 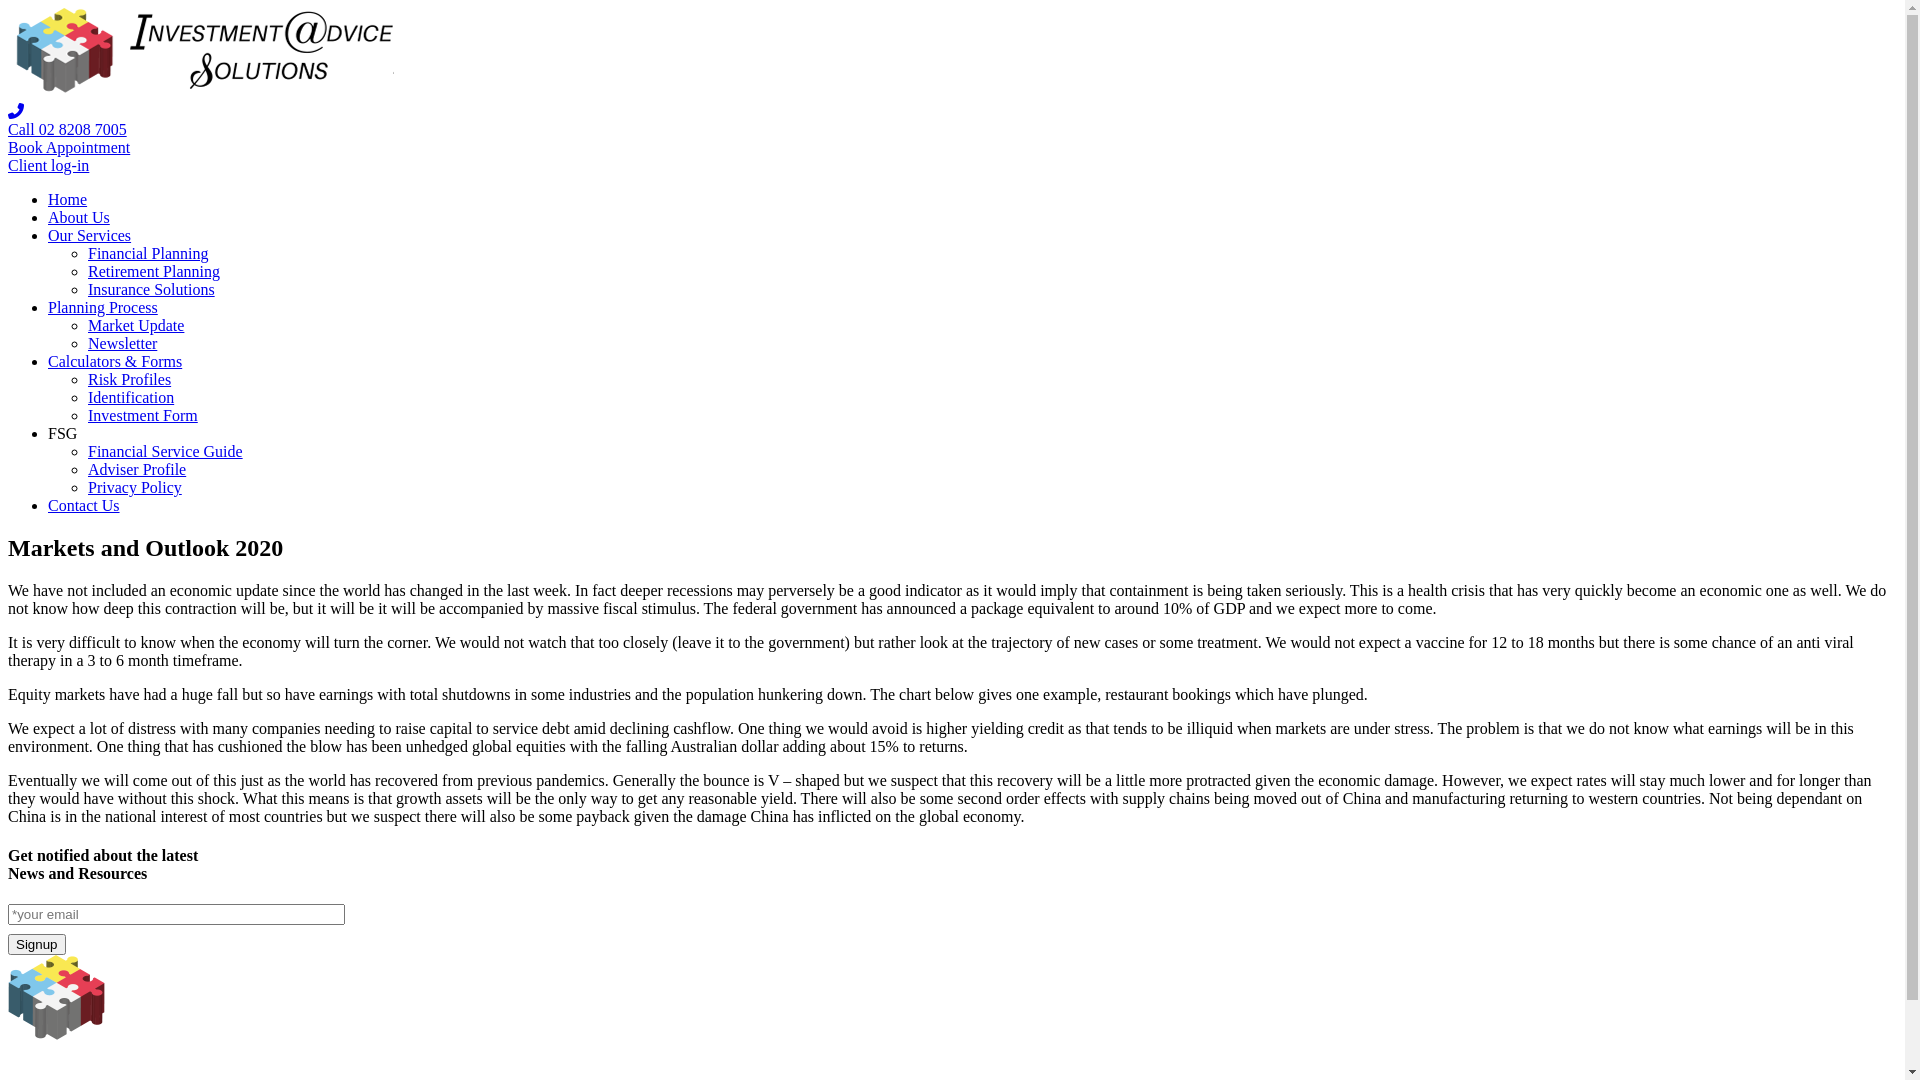 What do you see at coordinates (48, 164) in the screenshot?
I see `'Client log-in'` at bounding box center [48, 164].